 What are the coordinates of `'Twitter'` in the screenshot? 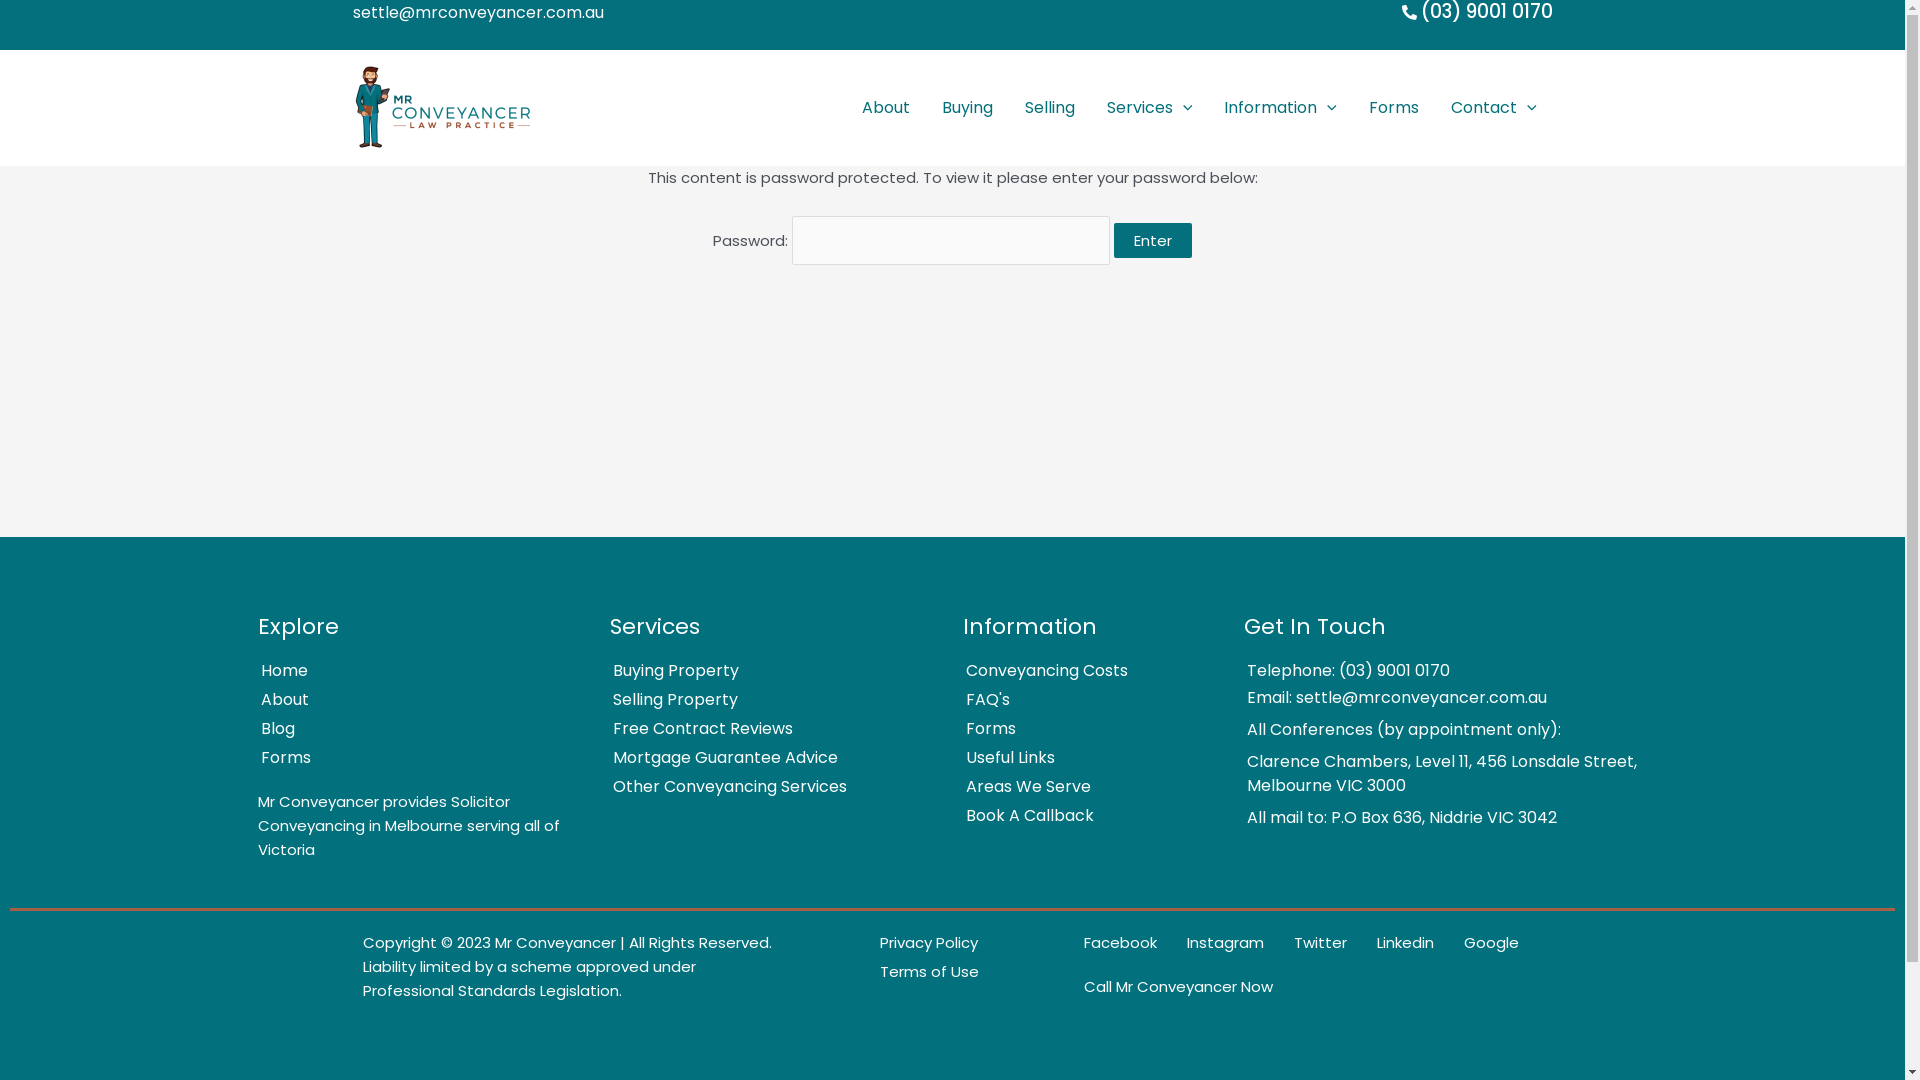 It's located at (1266, 942).